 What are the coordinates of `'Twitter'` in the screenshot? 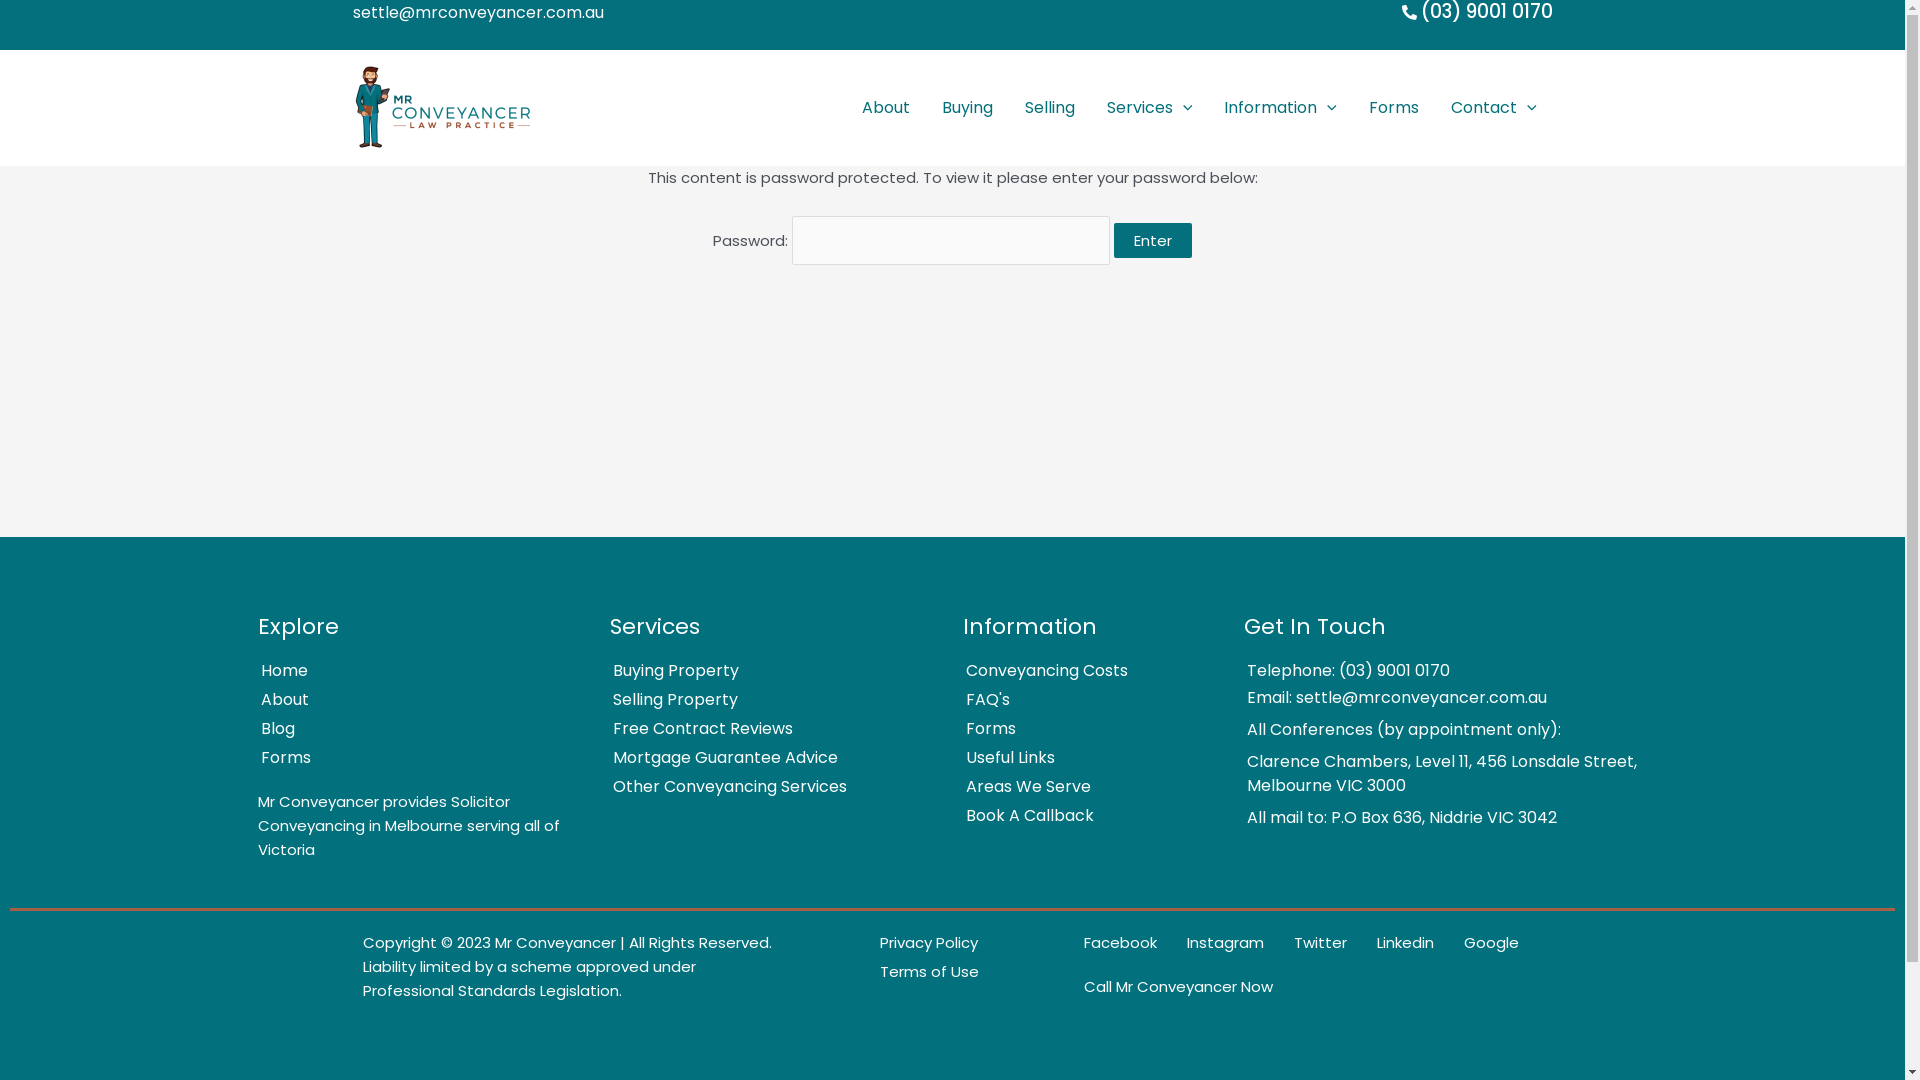 It's located at (1266, 942).